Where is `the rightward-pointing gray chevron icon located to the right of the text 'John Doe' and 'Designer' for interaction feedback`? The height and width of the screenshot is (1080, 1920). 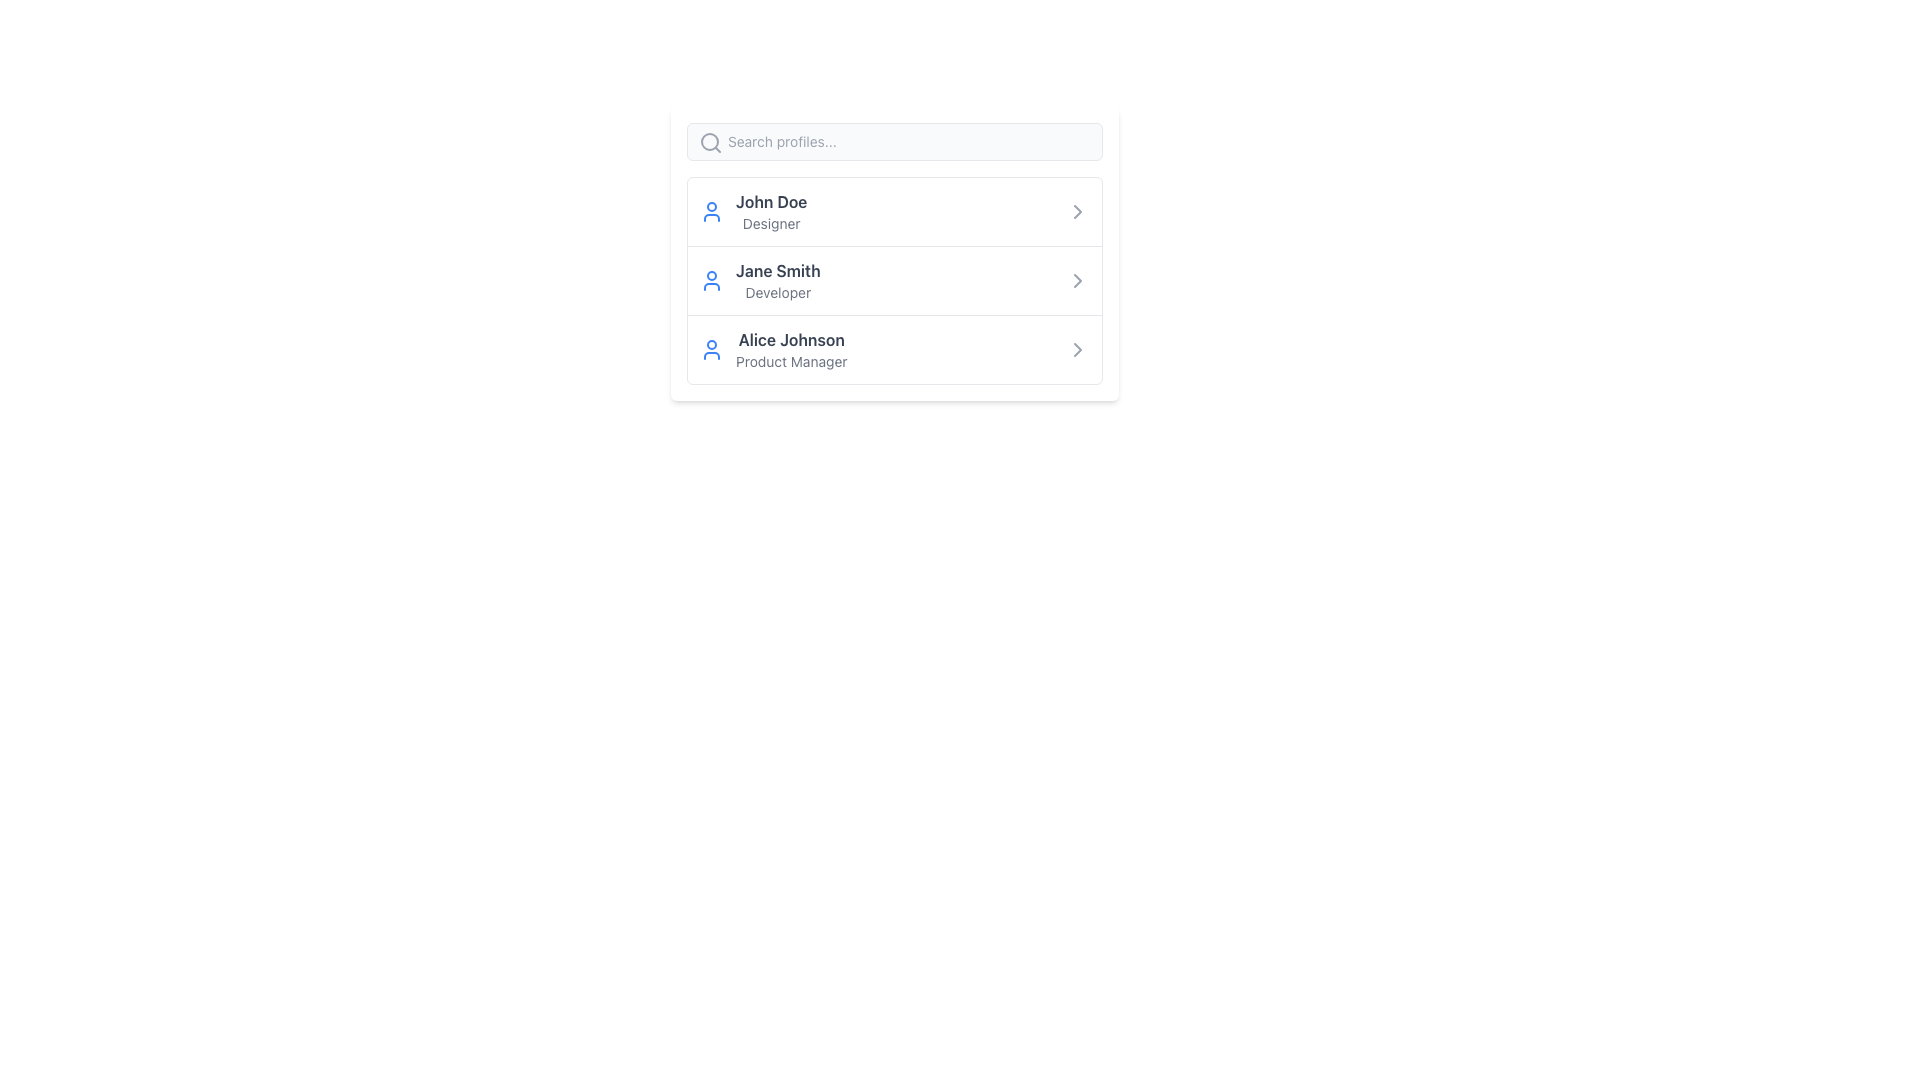 the rightward-pointing gray chevron icon located to the right of the text 'John Doe' and 'Designer' for interaction feedback is located at coordinates (1077, 212).